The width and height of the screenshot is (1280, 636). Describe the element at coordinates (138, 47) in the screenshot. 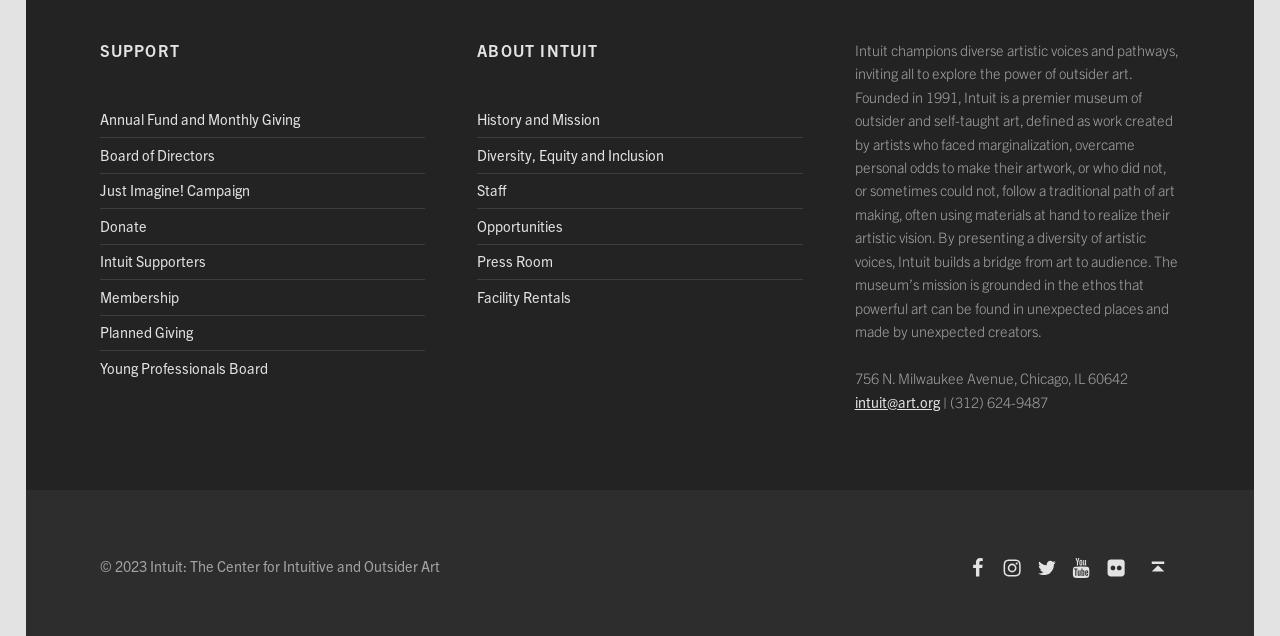

I see `'SUPPORT'` at that location.